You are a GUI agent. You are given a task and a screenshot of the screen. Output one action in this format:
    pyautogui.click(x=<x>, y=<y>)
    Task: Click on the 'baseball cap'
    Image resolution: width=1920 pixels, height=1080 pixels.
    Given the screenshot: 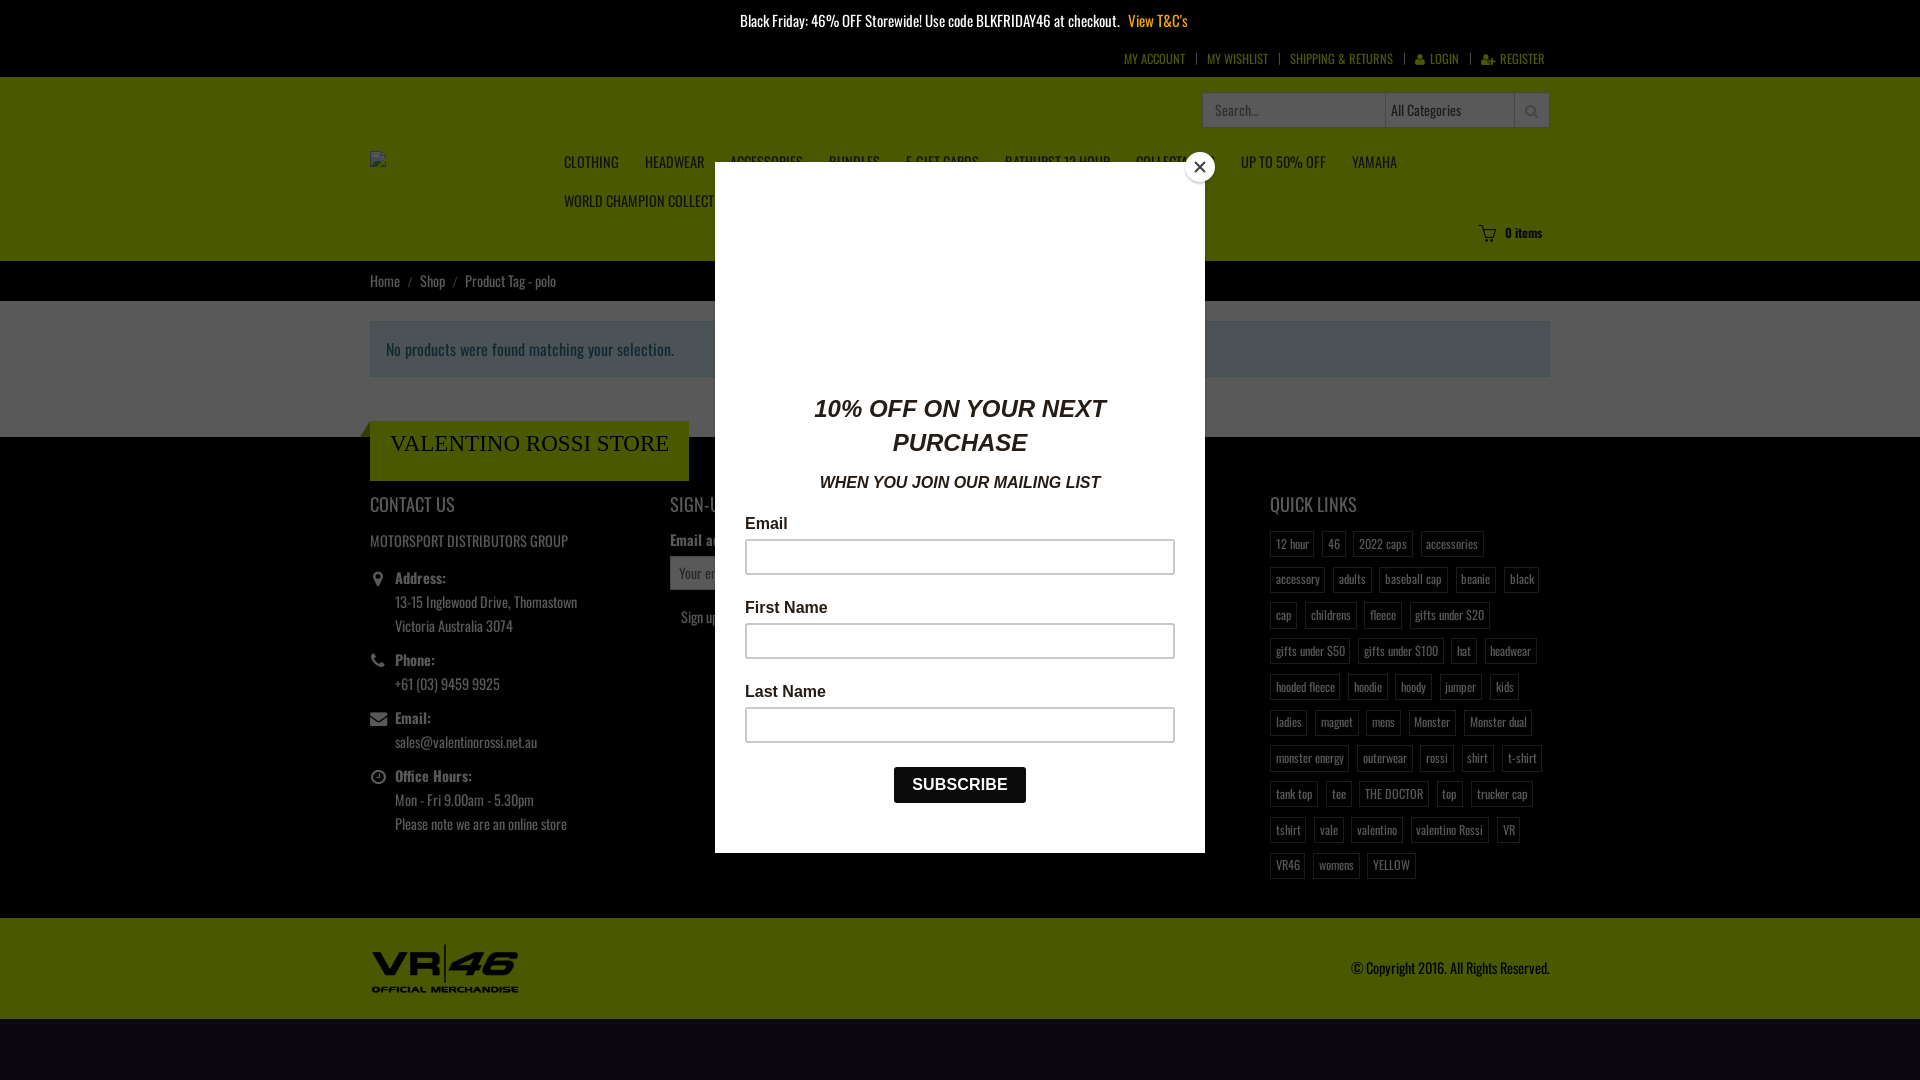 What is the action you would take?
    pyautogui.click(x=1411, y=579)
    